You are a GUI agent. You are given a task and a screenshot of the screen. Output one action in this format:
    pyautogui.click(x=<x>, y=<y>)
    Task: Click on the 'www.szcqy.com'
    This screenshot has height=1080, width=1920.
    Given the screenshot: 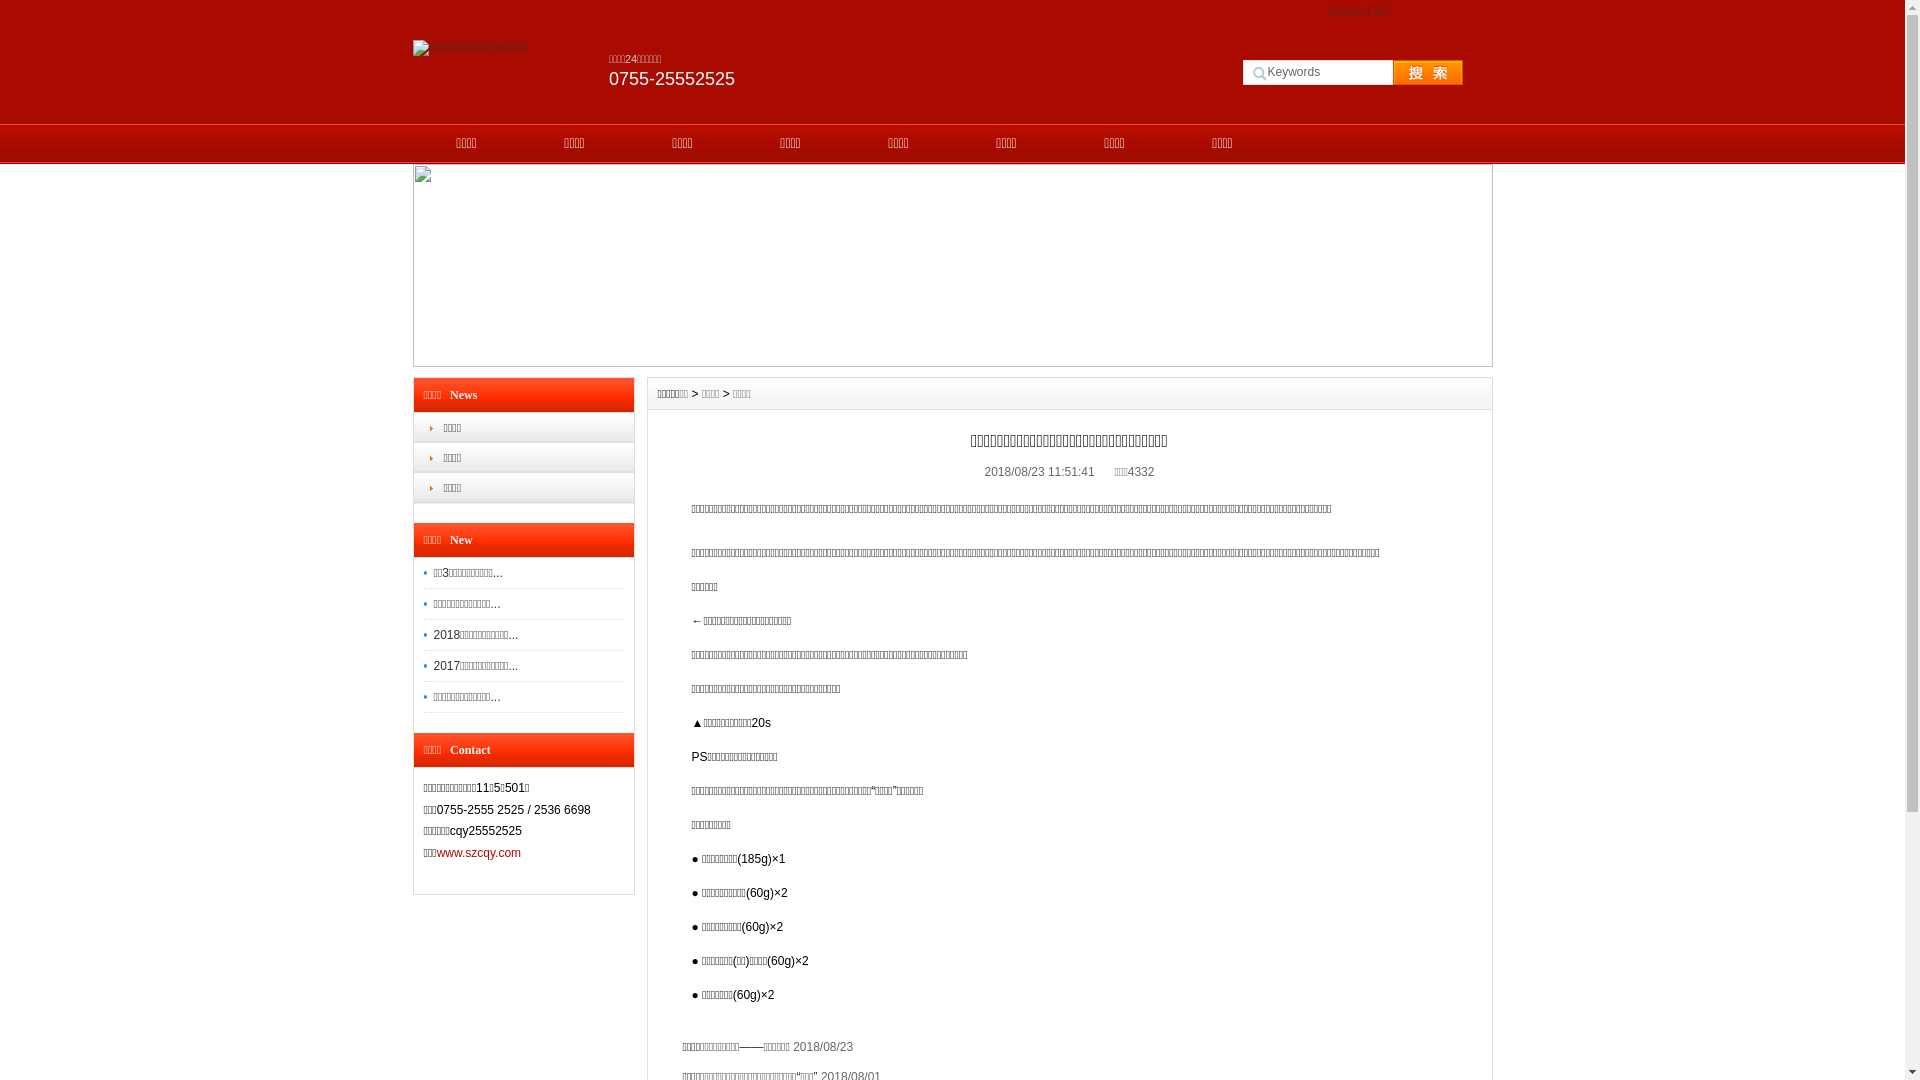 What is the action you would take?
    pyautogui.click(x=478, y=852)
    